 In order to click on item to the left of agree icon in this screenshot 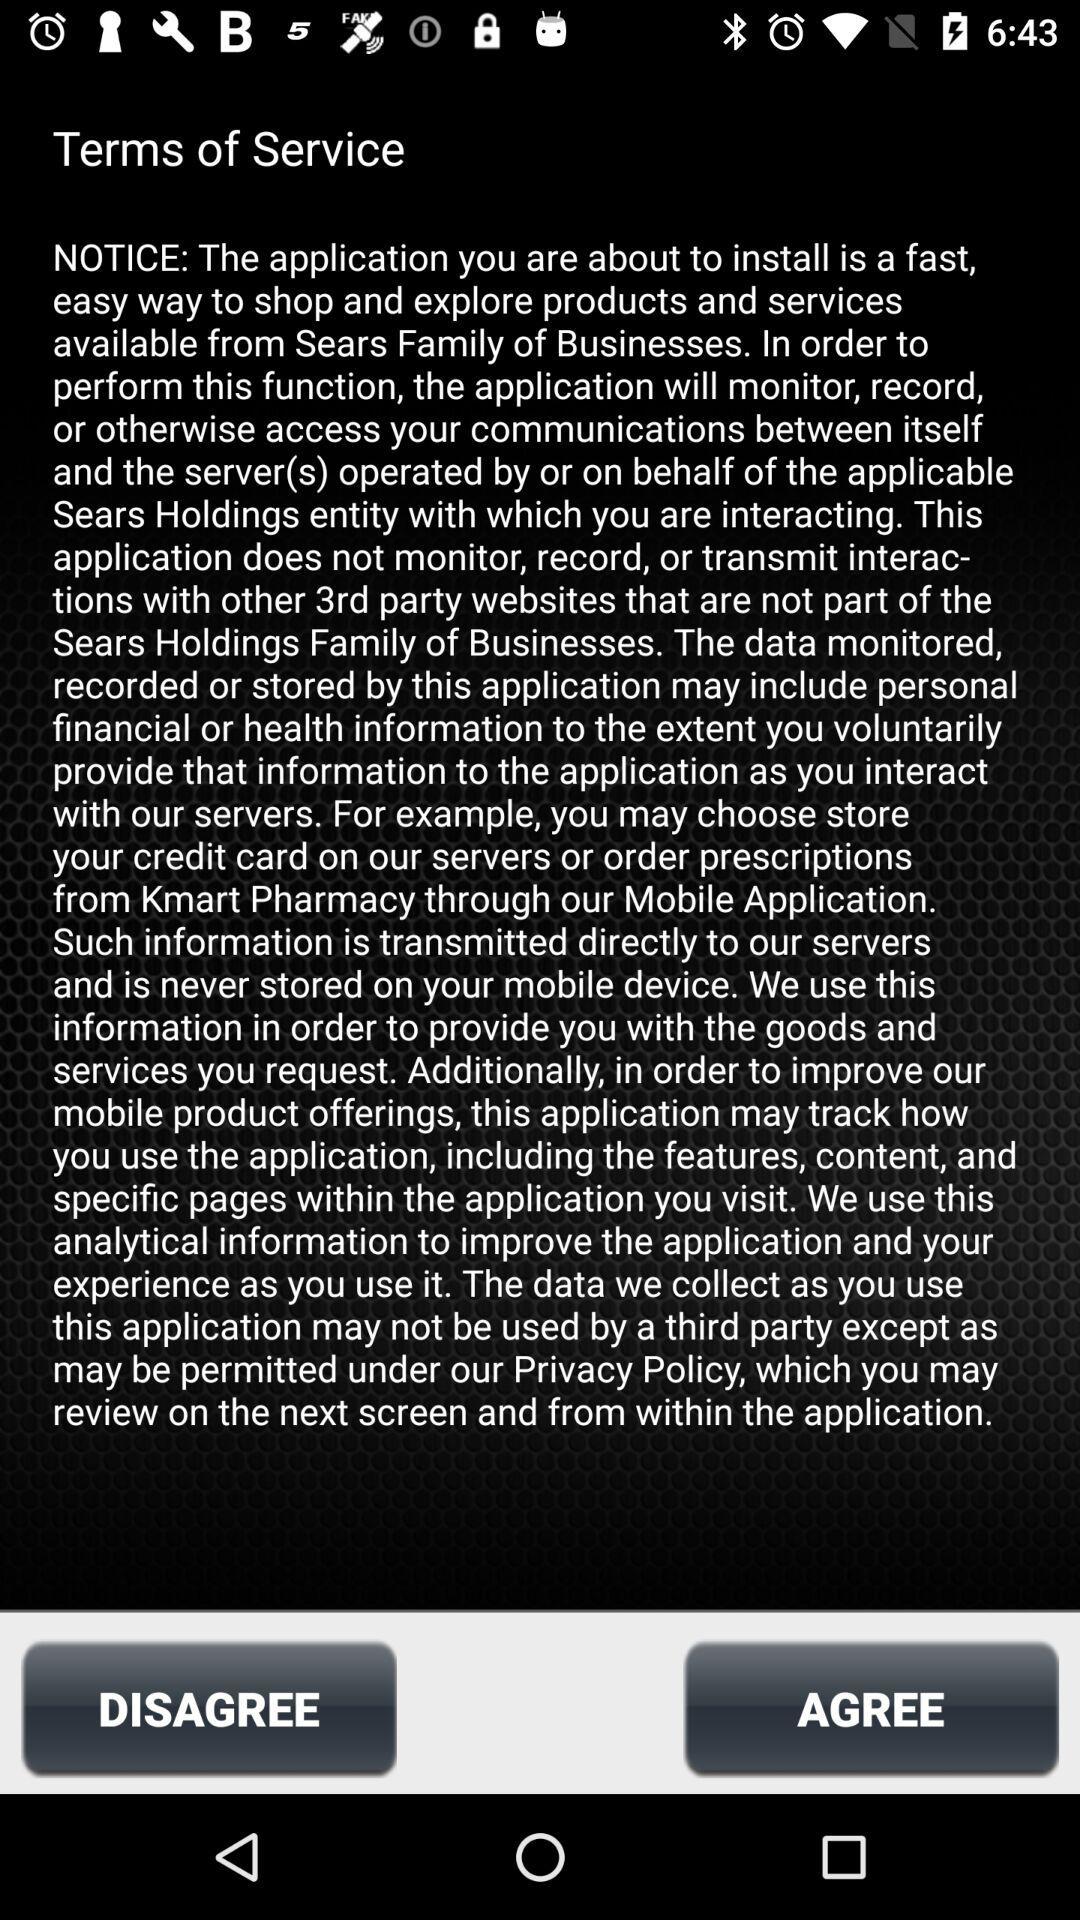, I will do `click(208, 1707)`.